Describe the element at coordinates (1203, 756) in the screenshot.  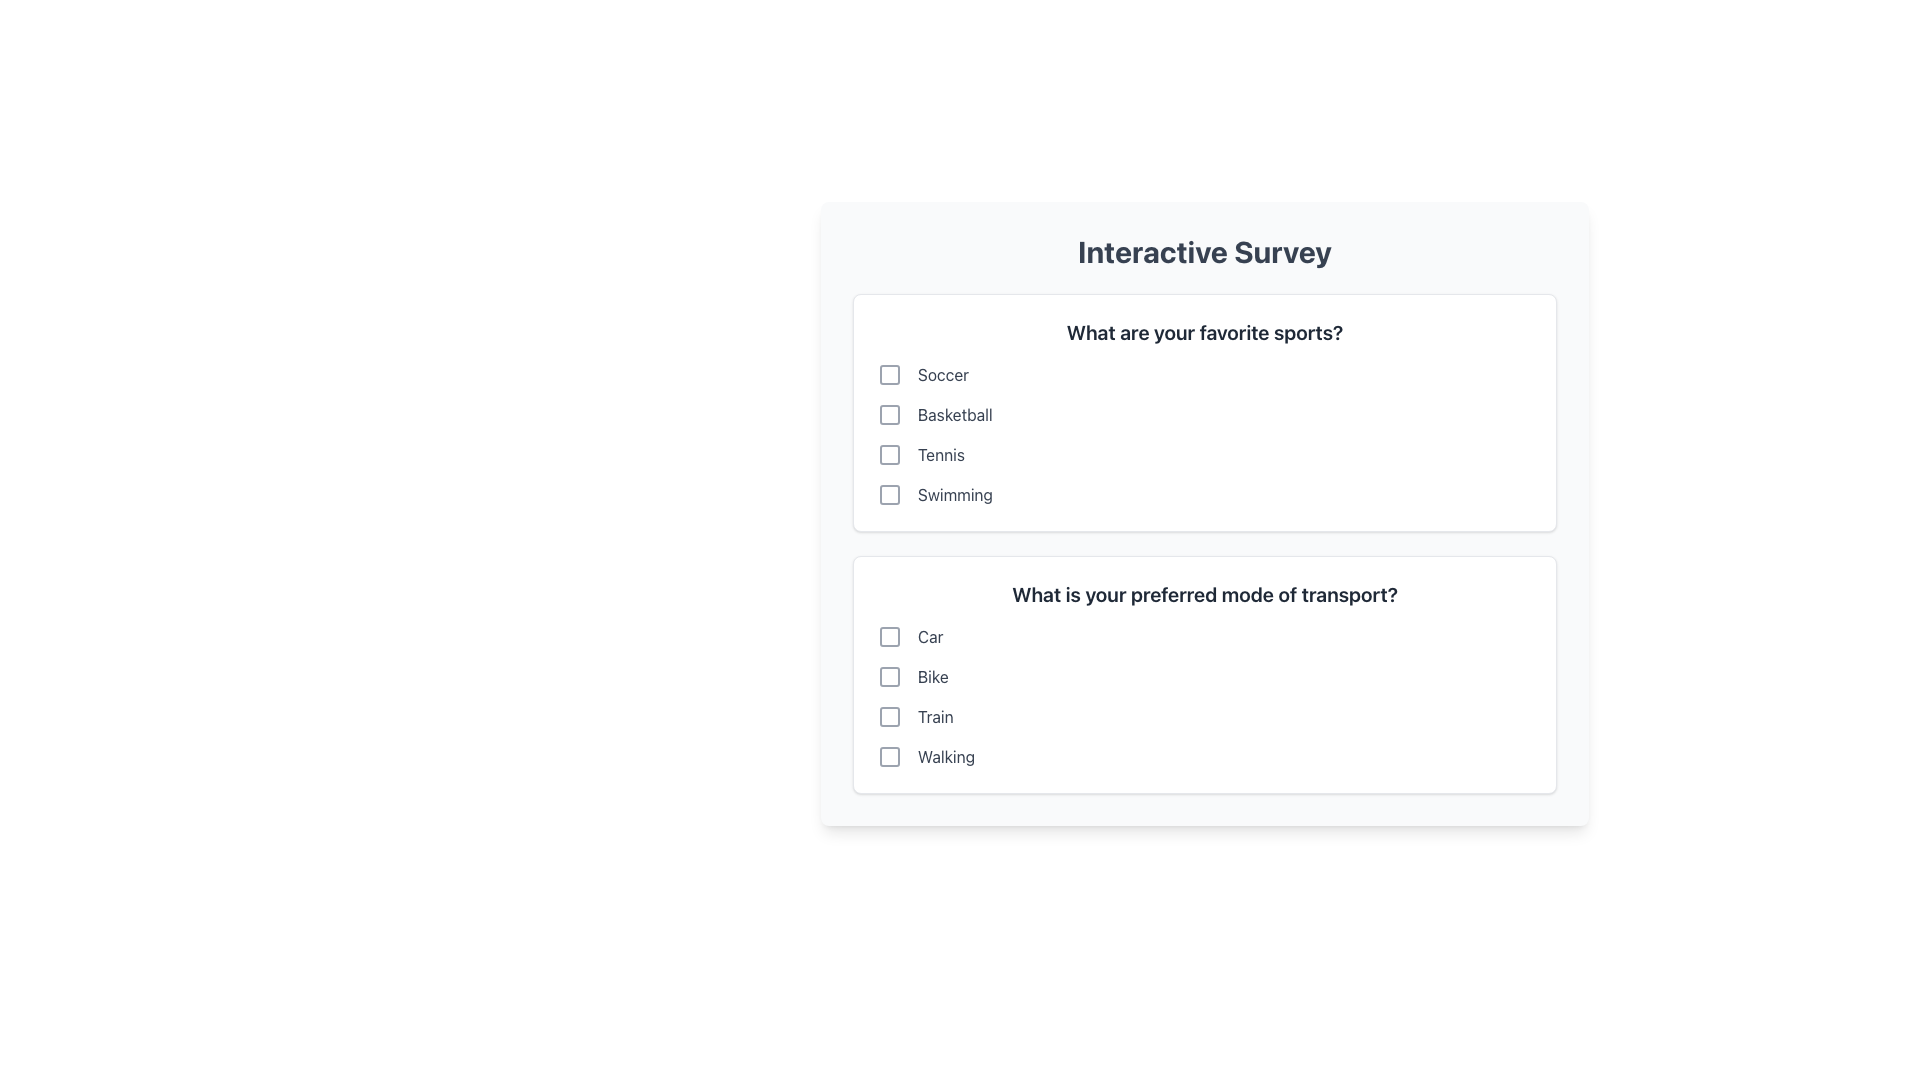
I see `the unselected checkbox labeled 'Walking'` at that location.